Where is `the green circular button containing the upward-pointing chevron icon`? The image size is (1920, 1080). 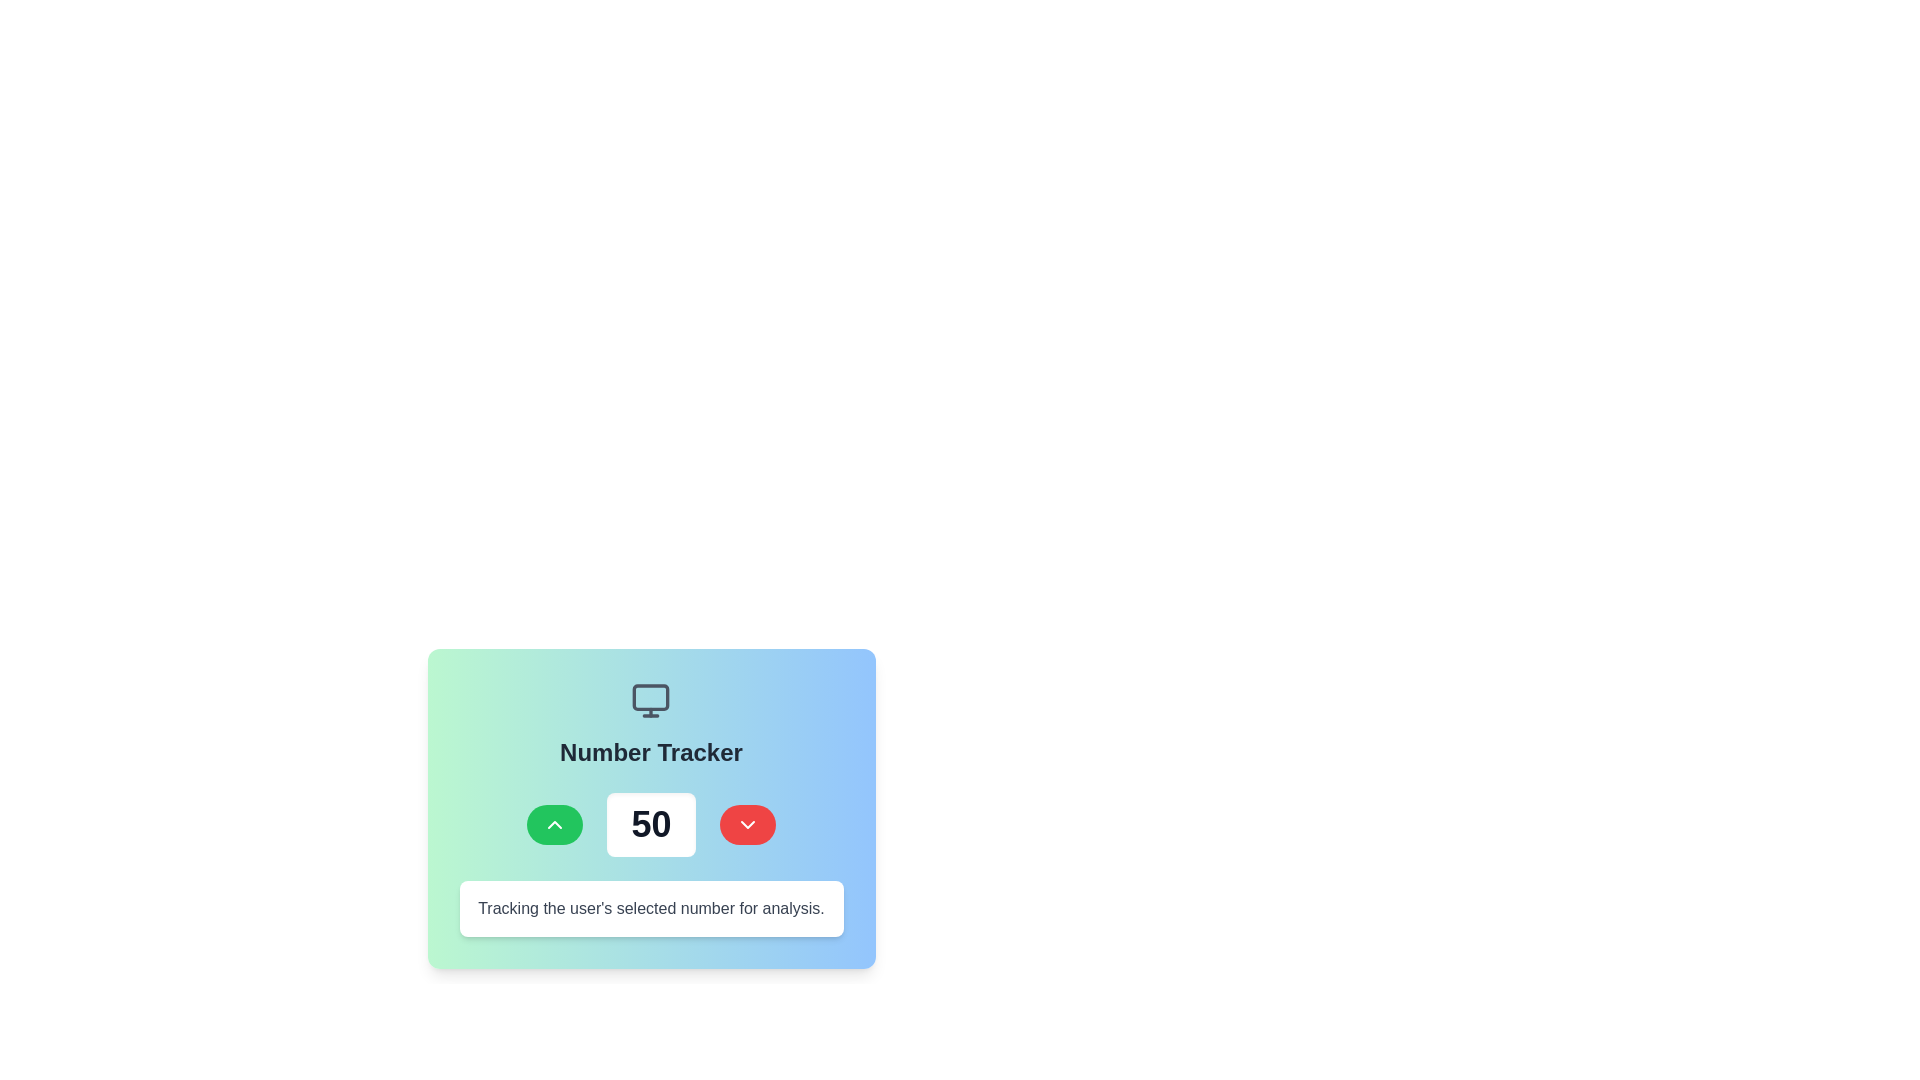
the green circular button containing the upward-pointing chevron icon is located at coordinates (555, 825).